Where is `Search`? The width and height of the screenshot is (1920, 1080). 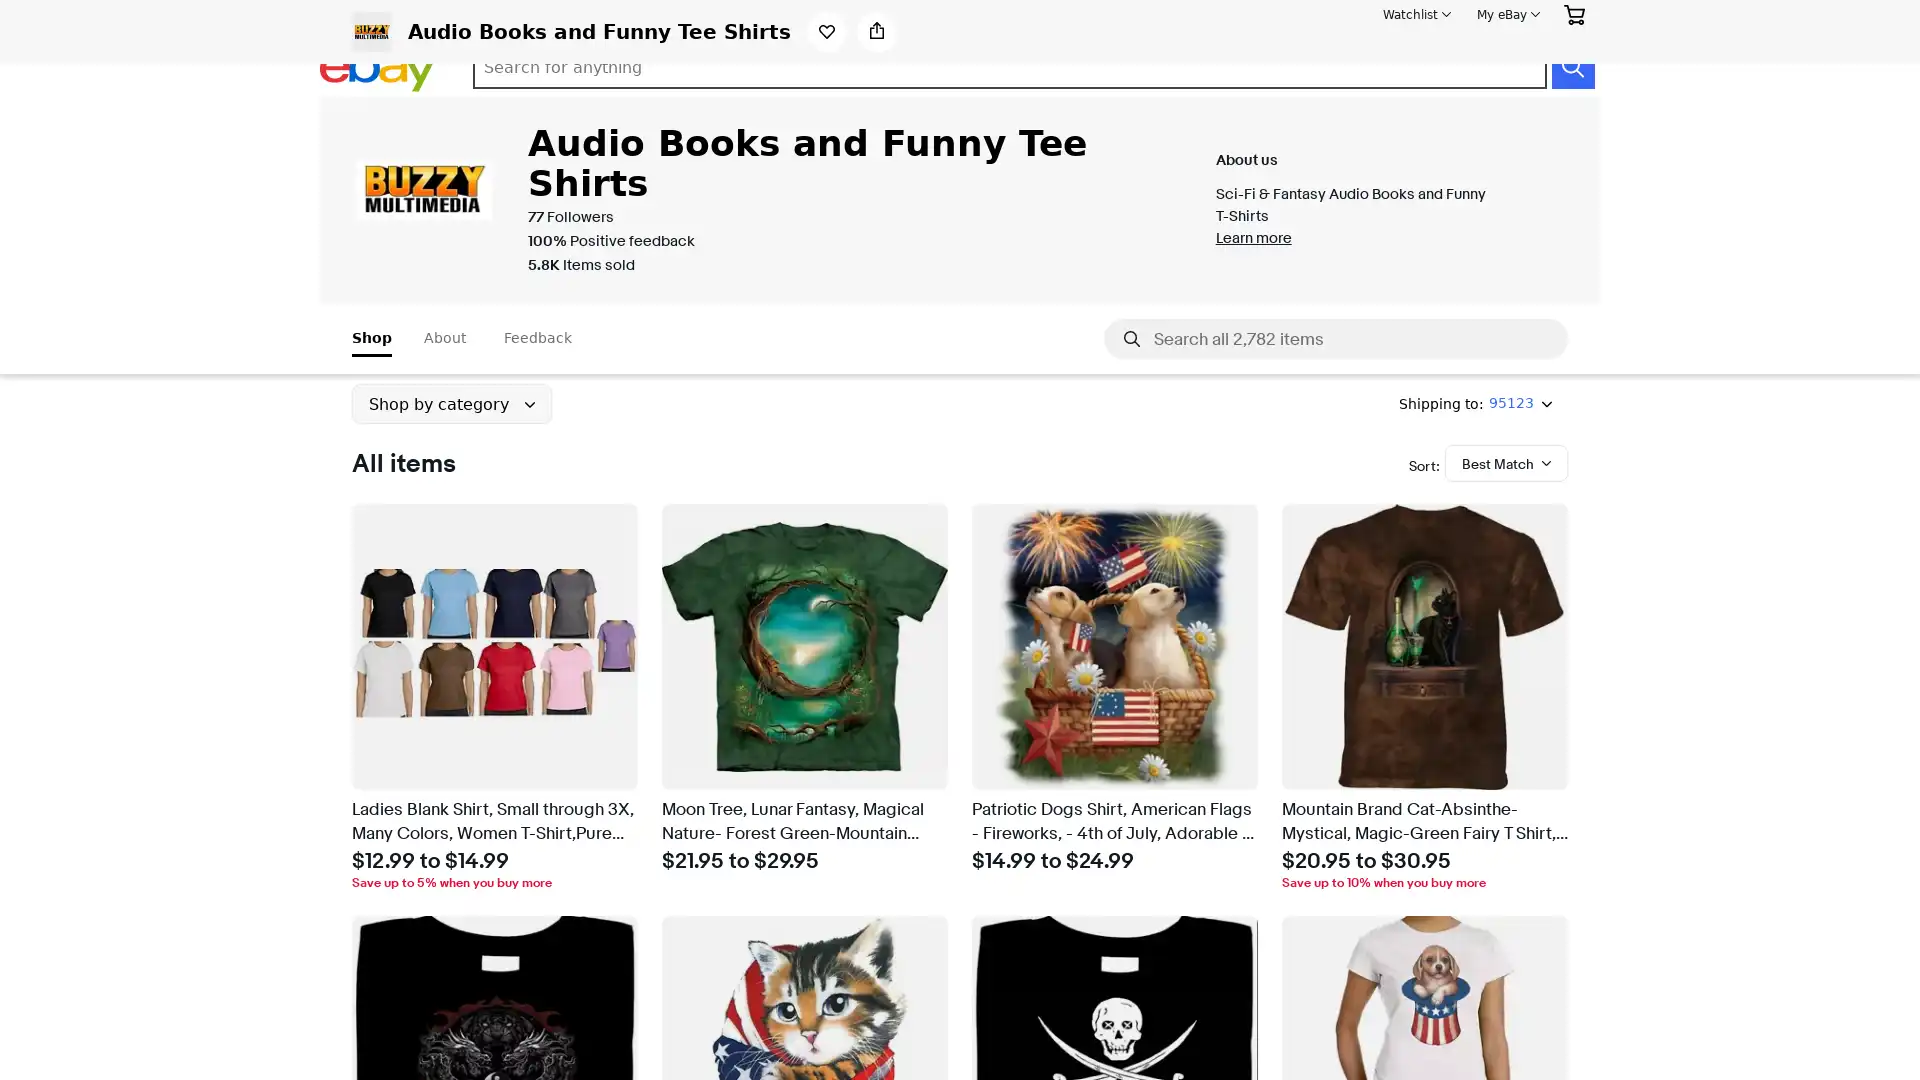
Search is located at coordinates (1571, 67).